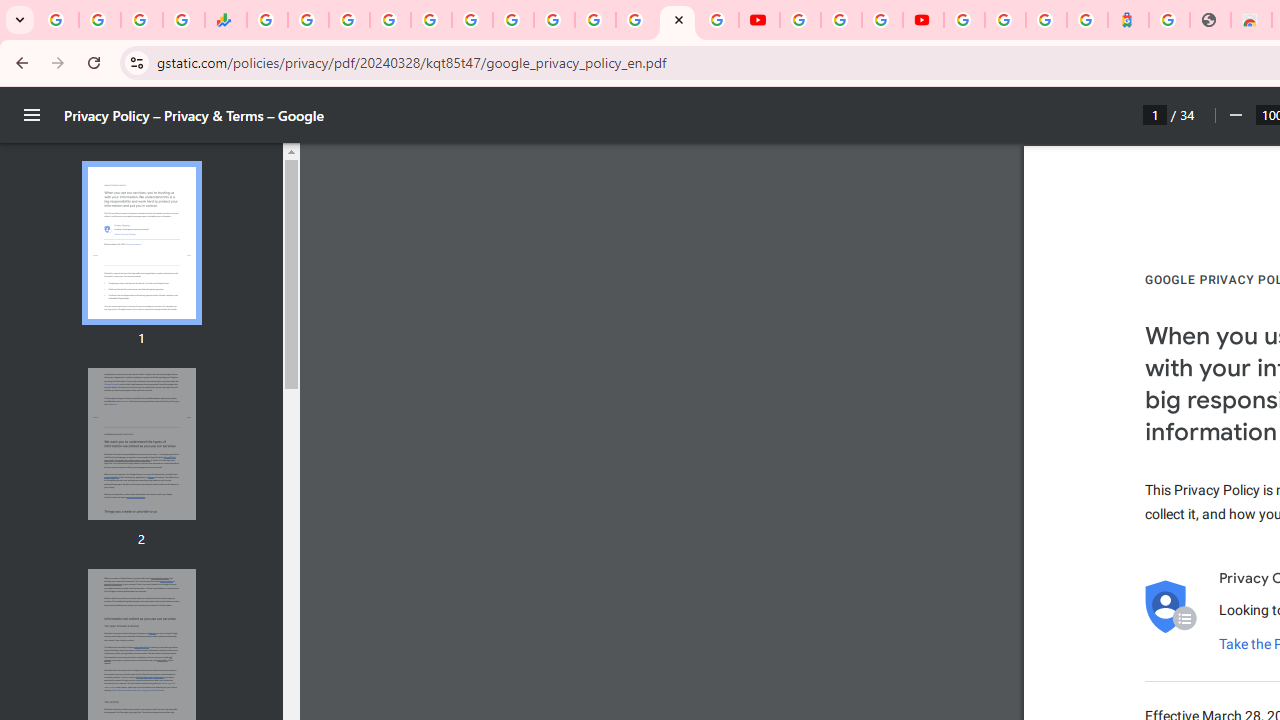  What do you see at coordinates (1234, 115) in the screenshot?
I see `'Zoom out'` at bounding box center [1234, 115].